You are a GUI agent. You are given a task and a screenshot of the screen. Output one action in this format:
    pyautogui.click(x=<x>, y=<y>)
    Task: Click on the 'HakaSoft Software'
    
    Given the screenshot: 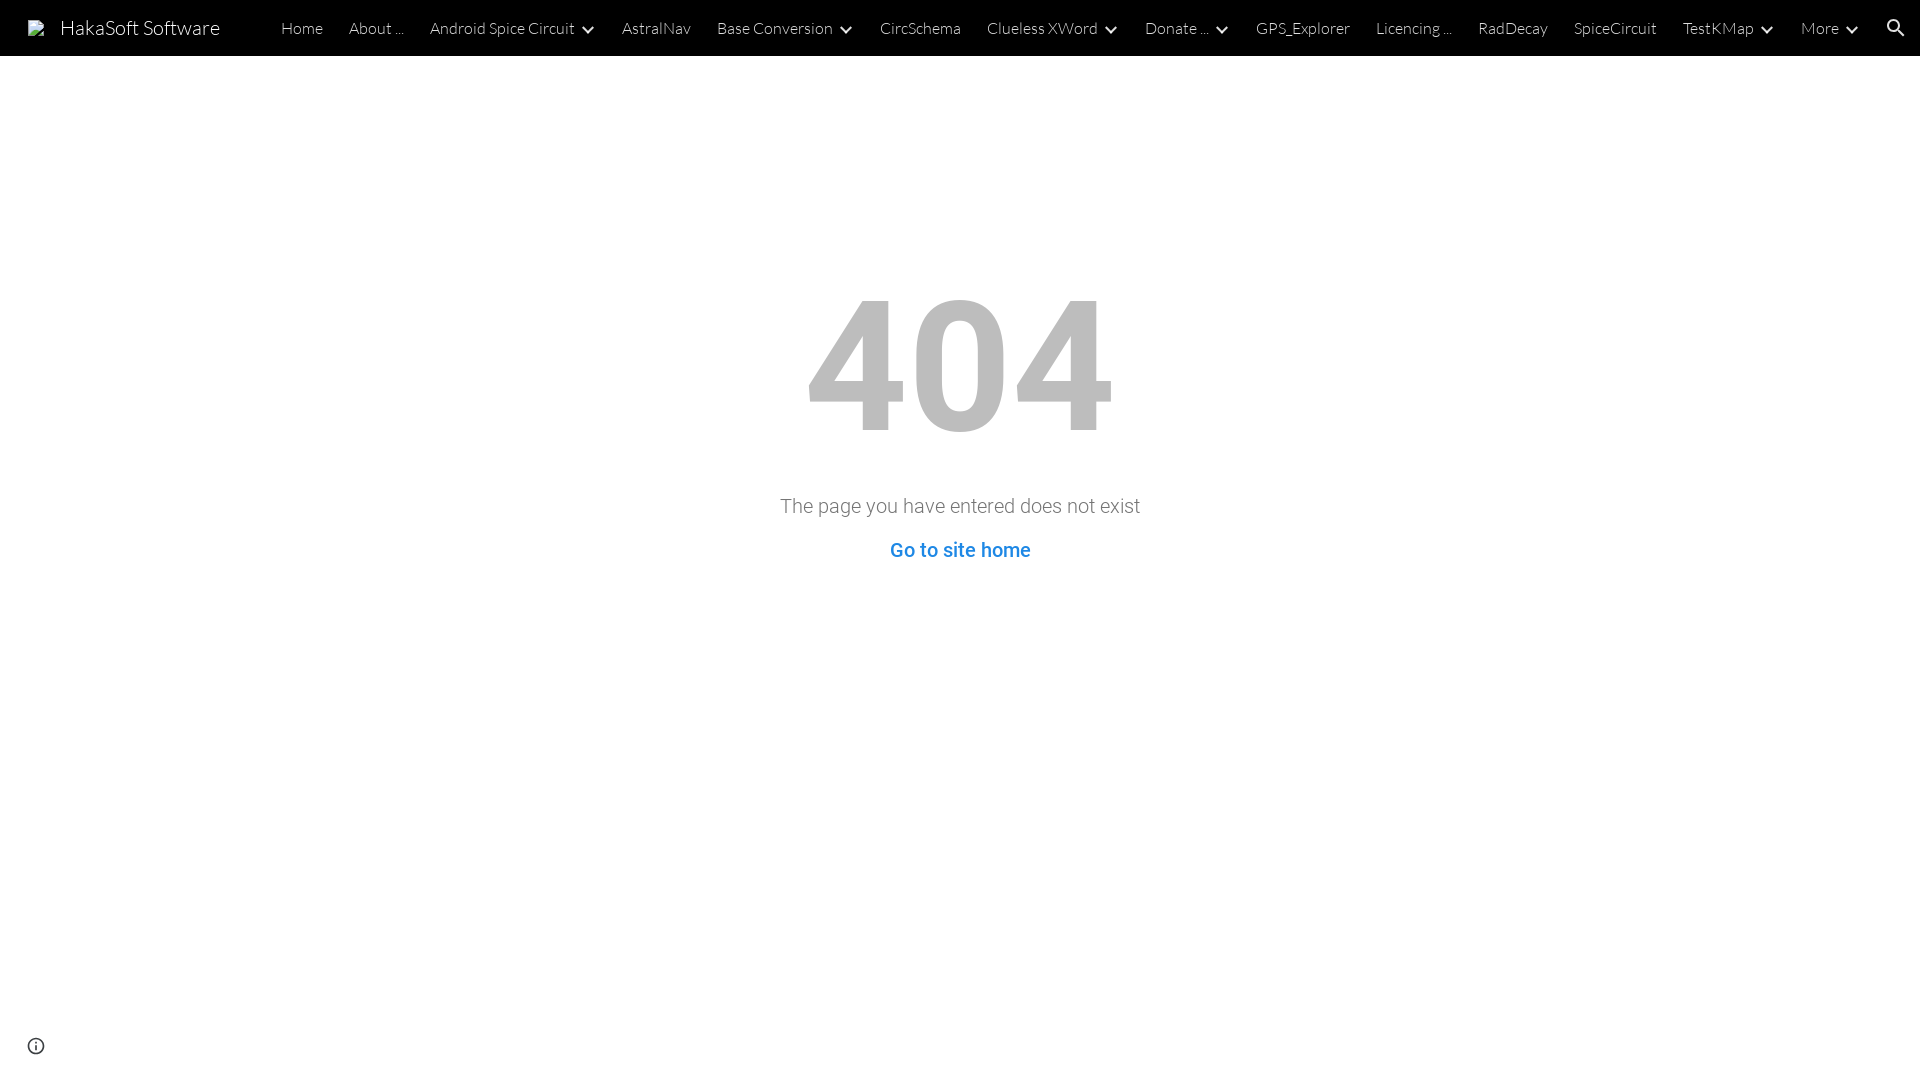 What is the action you would take?
    pyautogui.click(x=123, y=25)
    